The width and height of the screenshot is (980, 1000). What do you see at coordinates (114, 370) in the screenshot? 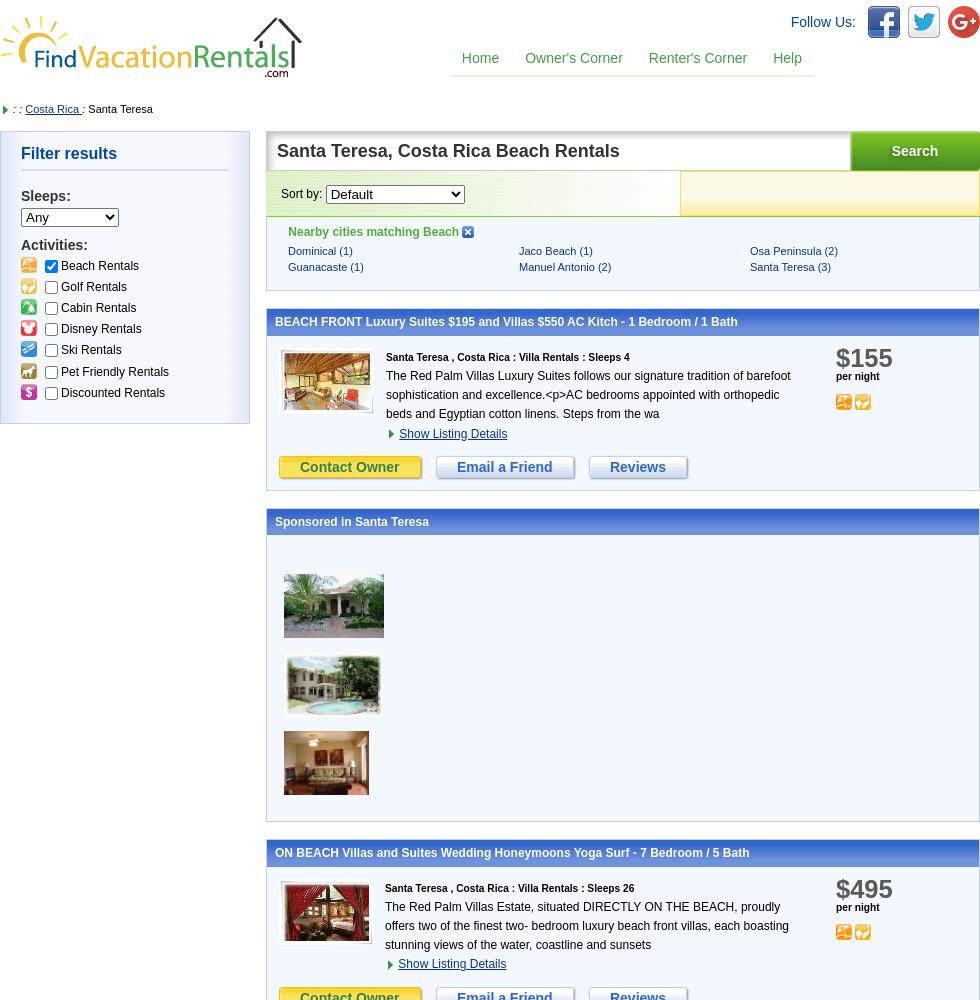
I see `'Pet Friendly Rentals'` at bounding box center [114, 370].